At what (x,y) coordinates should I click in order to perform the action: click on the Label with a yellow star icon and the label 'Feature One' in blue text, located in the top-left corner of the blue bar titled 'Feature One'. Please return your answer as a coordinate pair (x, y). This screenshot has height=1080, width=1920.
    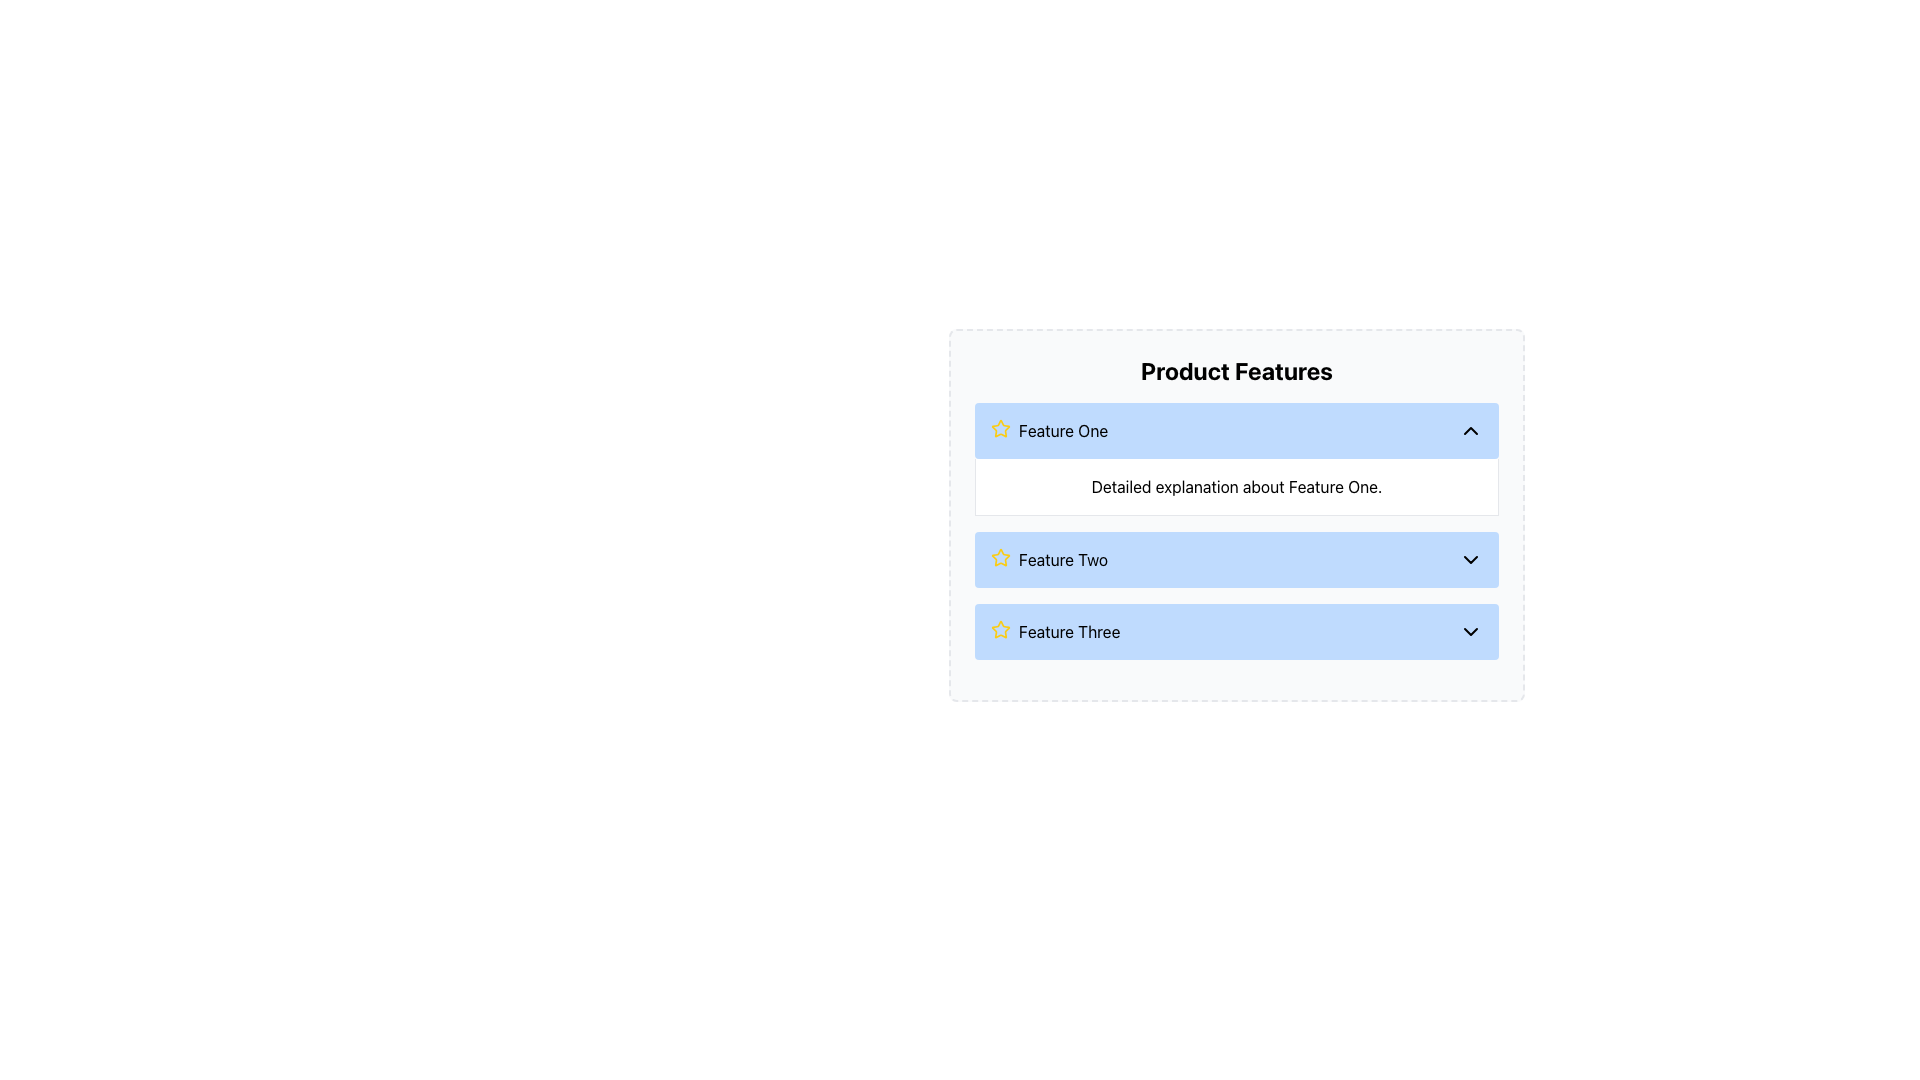
    Looking at the image, I should click on (1048, 430).